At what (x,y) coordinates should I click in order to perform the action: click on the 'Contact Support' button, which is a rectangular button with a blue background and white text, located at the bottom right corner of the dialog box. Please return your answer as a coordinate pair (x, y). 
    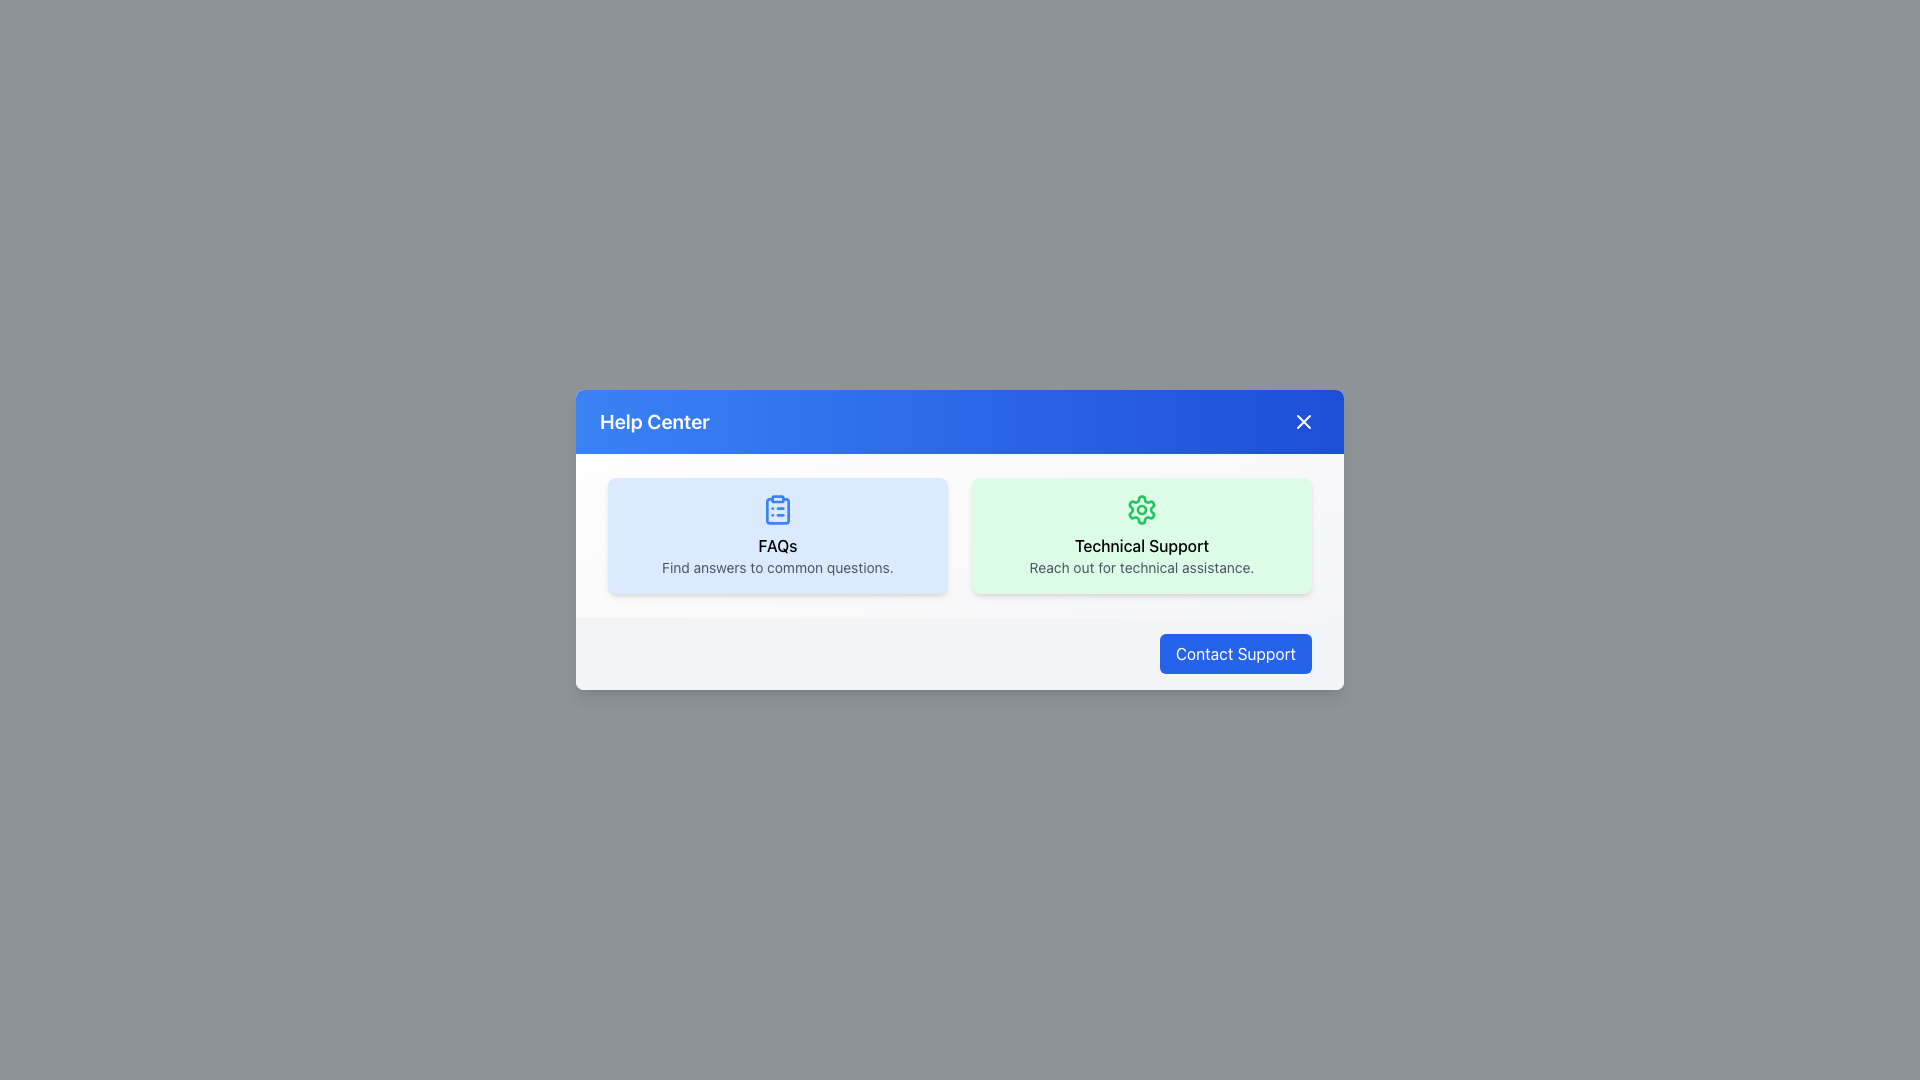
    Looking at the image, I should click on (1234, 654).